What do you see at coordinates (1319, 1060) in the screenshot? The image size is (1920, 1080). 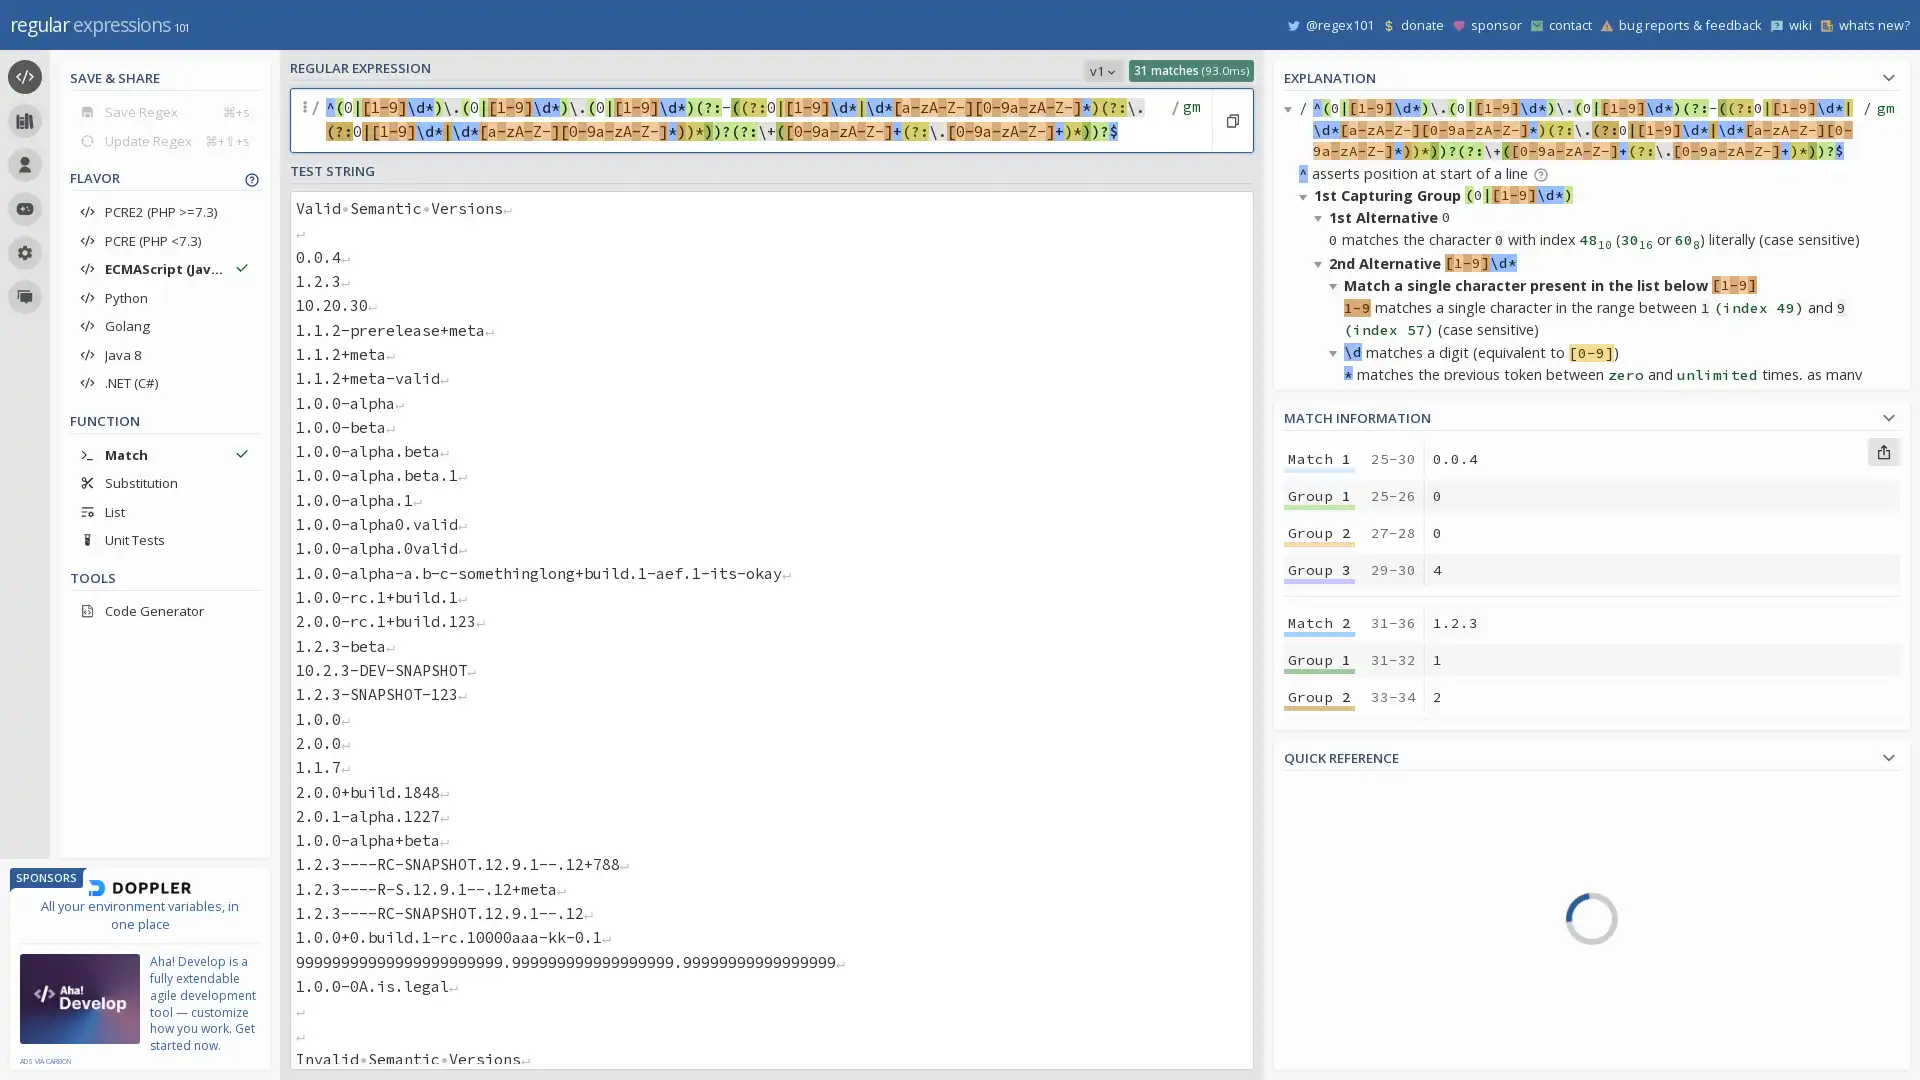 I see `Group 3` at bounding box center [1319, 1060].